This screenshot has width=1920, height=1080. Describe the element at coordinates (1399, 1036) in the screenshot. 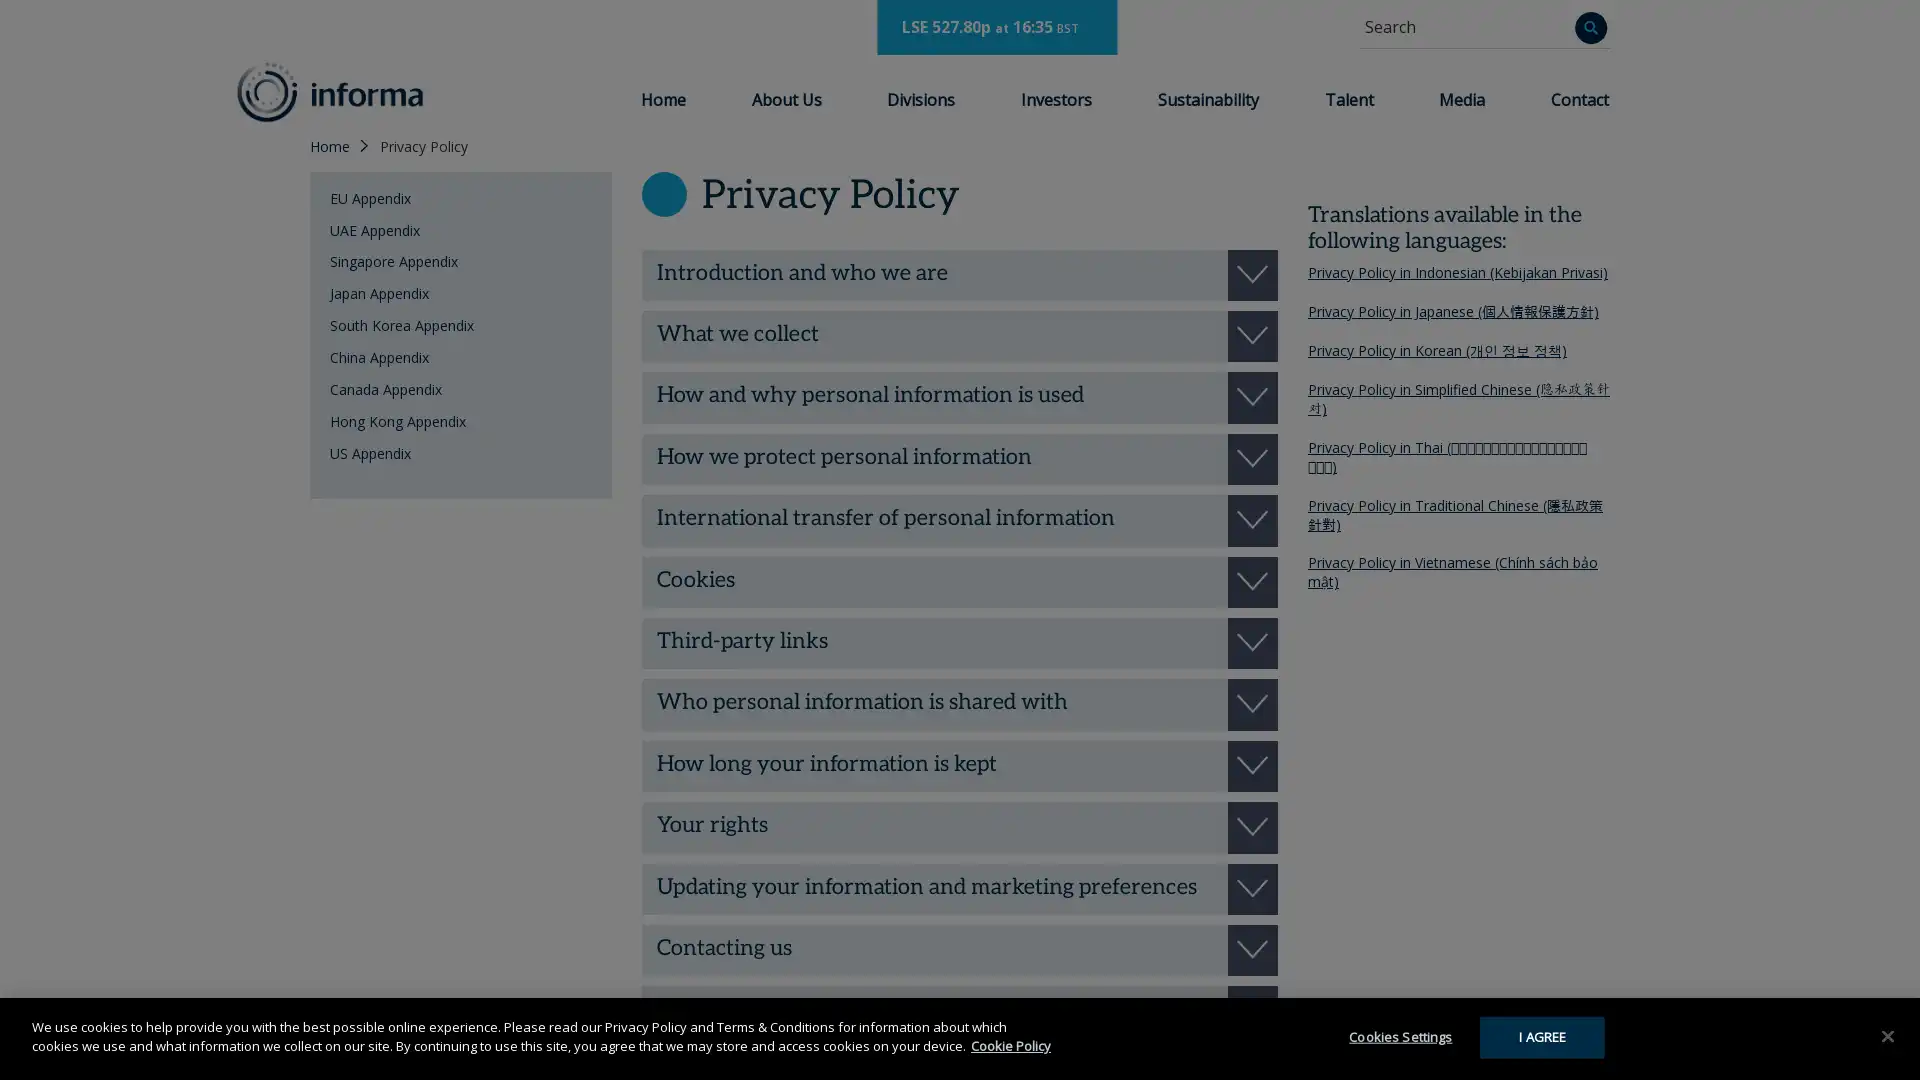

I see `Cookies Settings` at that location.